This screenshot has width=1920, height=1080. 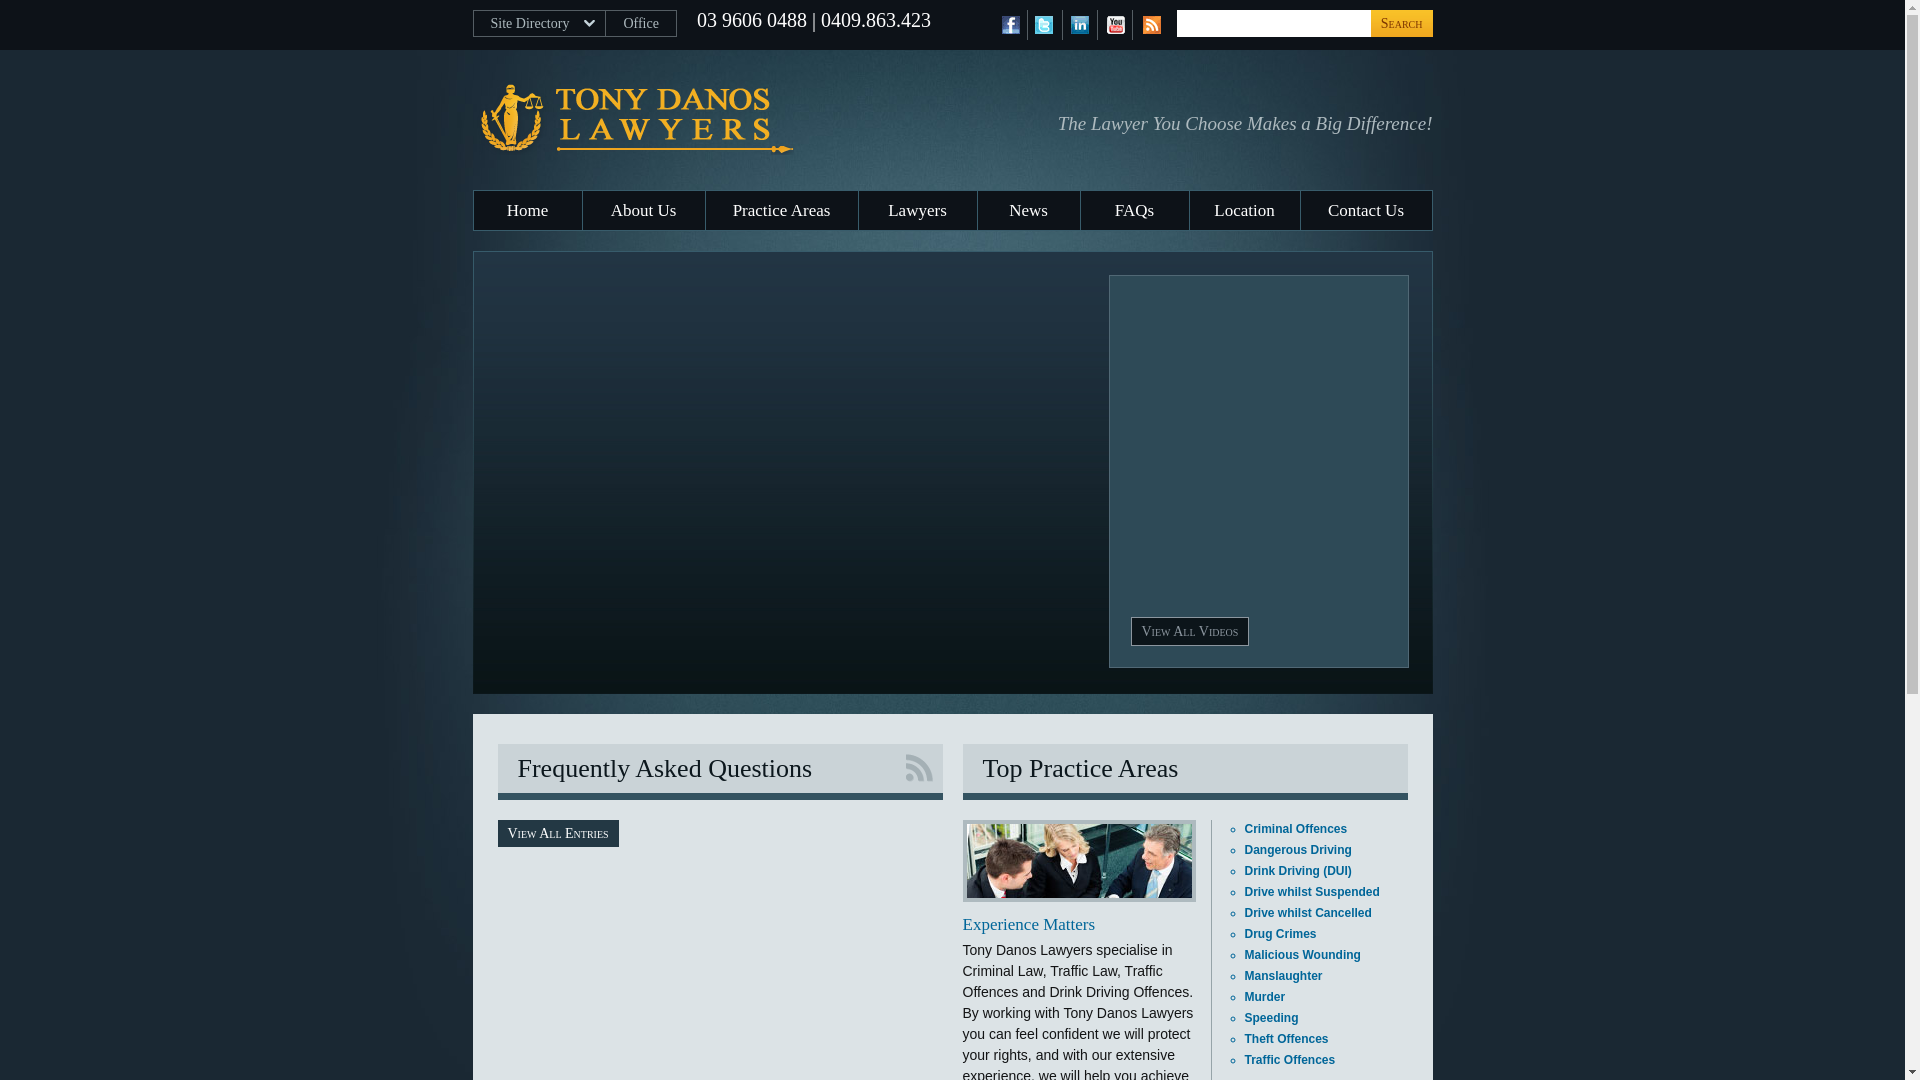 I want to click on 'About Us', so click(x=643, y=210).